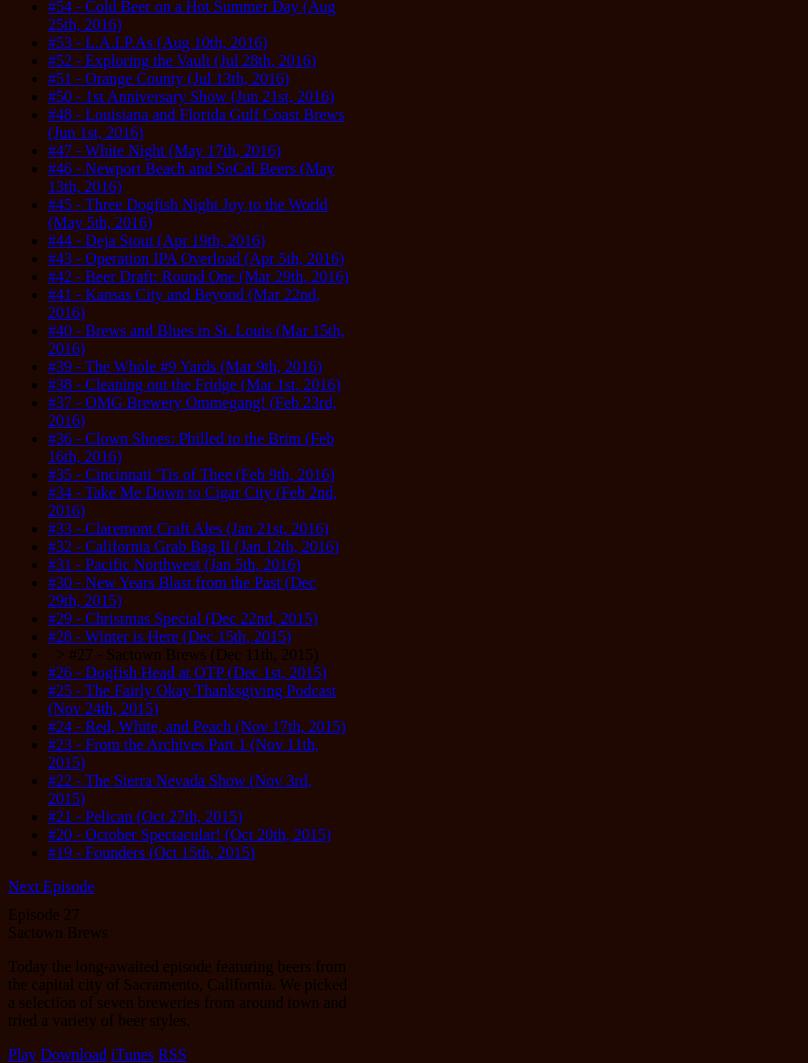 The image size is (808, 1063). I want to click on 'Episode 27', so click(7, 913).